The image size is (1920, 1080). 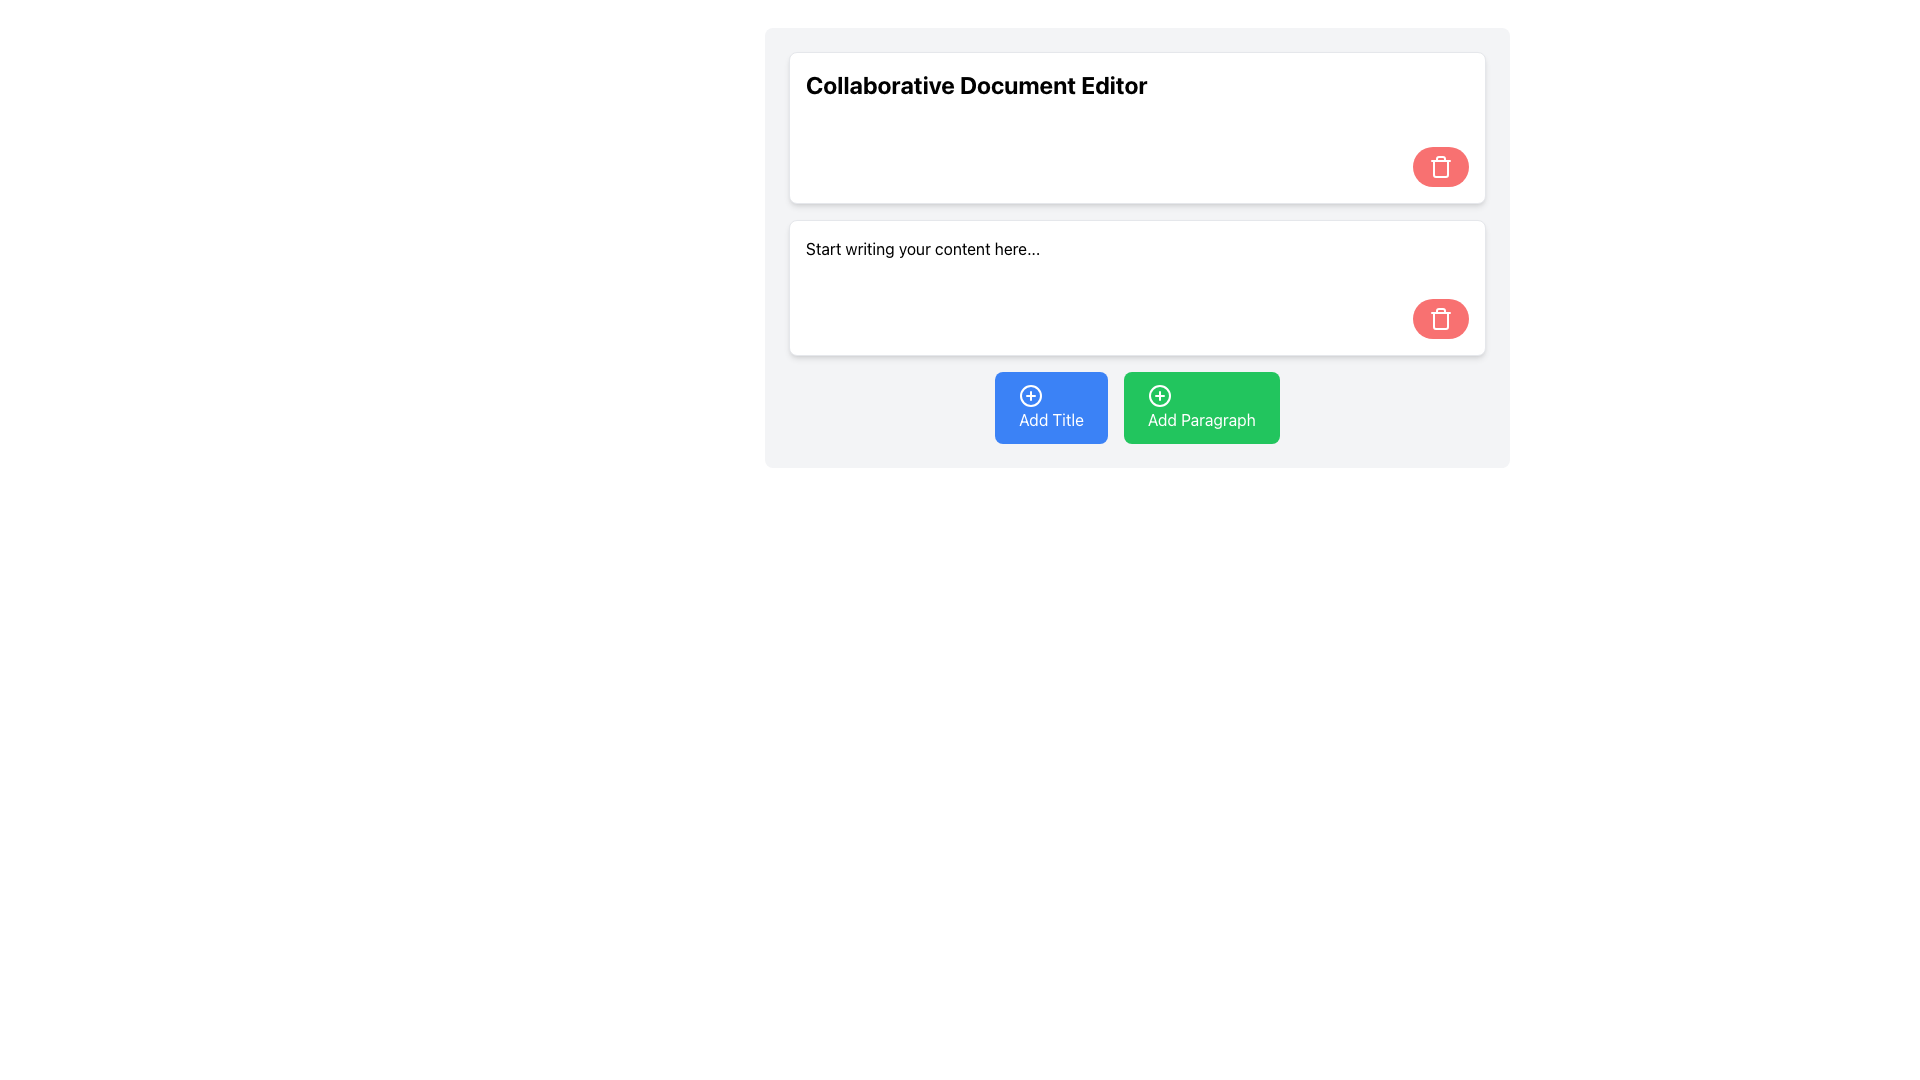 I want to click on the 'Add Title' button, which is a rounded rectangular button with a vivid blue background and white text, located at the bottom center of the interface, so click(x=1050, y=407).